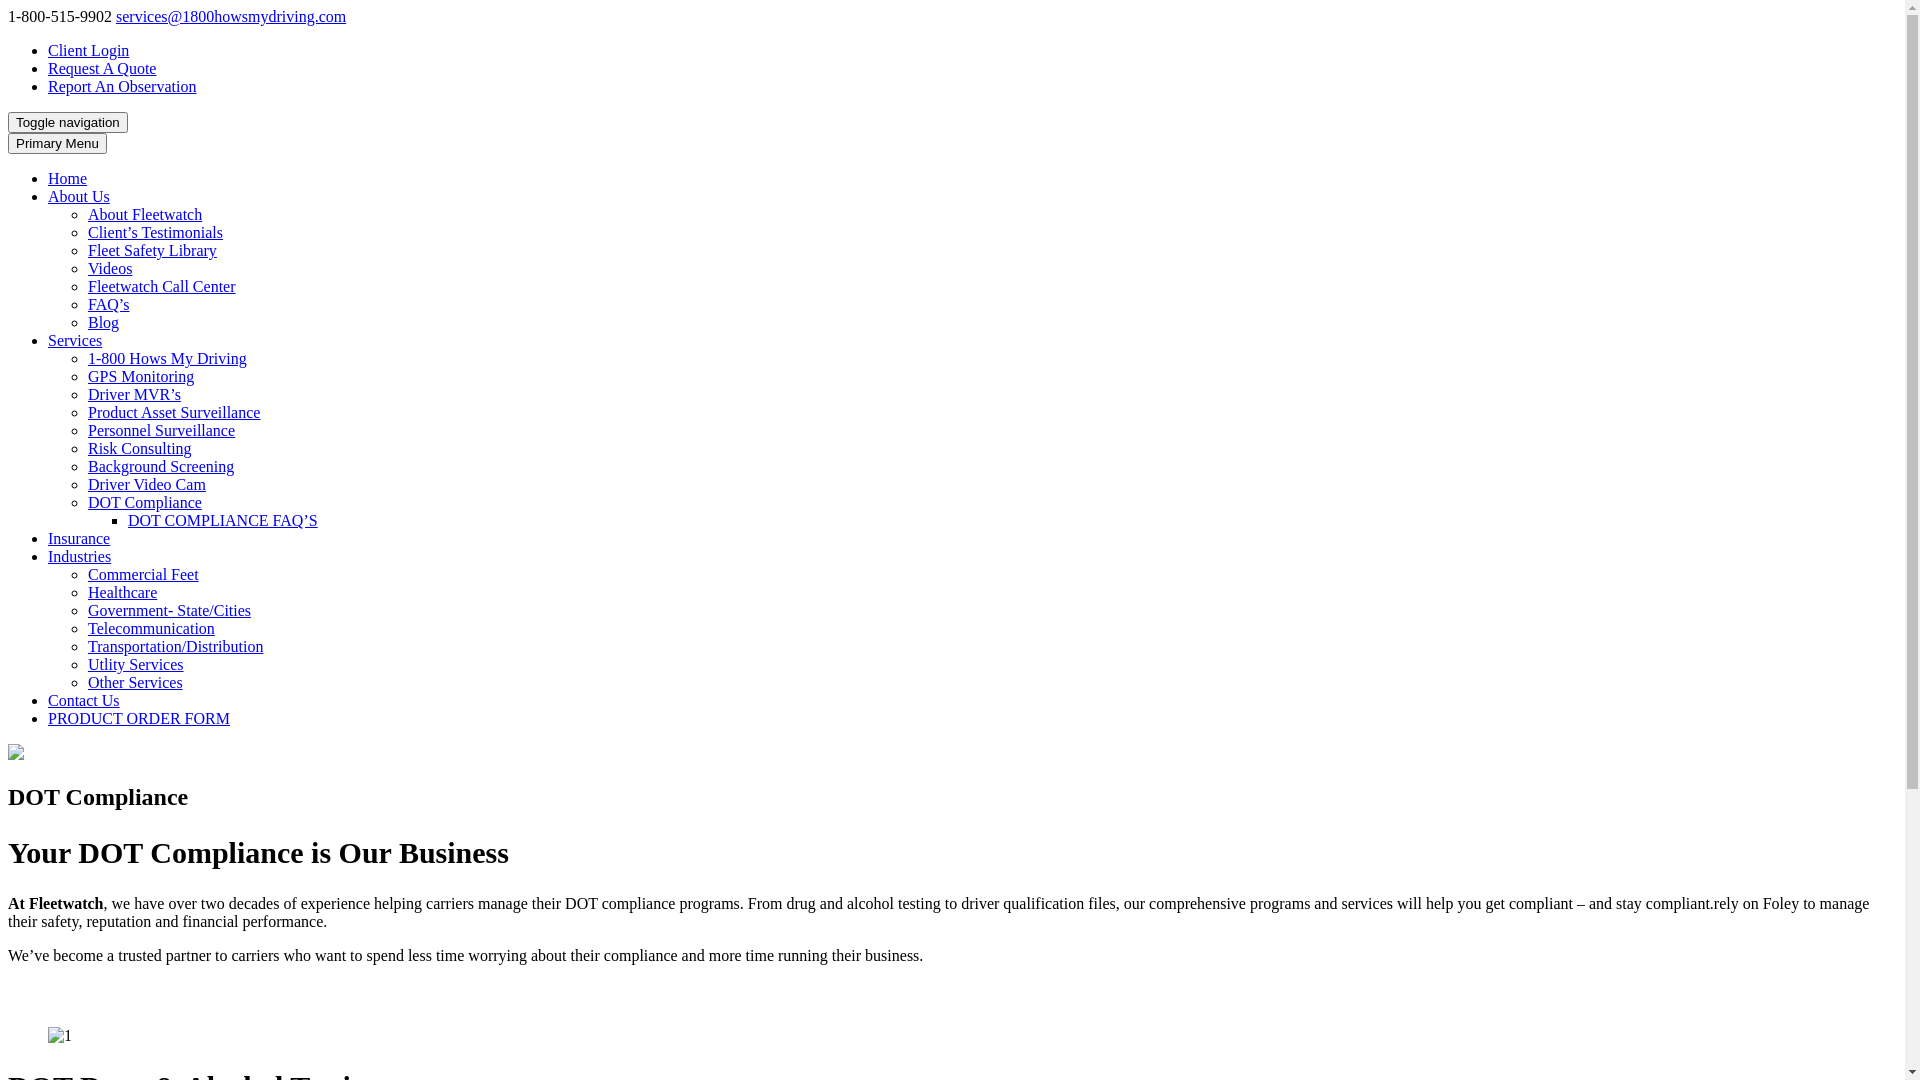 This screenshot has height=1080, width=1920. Describe the element at coordinates (86, 267) in the screenshot. I see `'Videos'` at that location.